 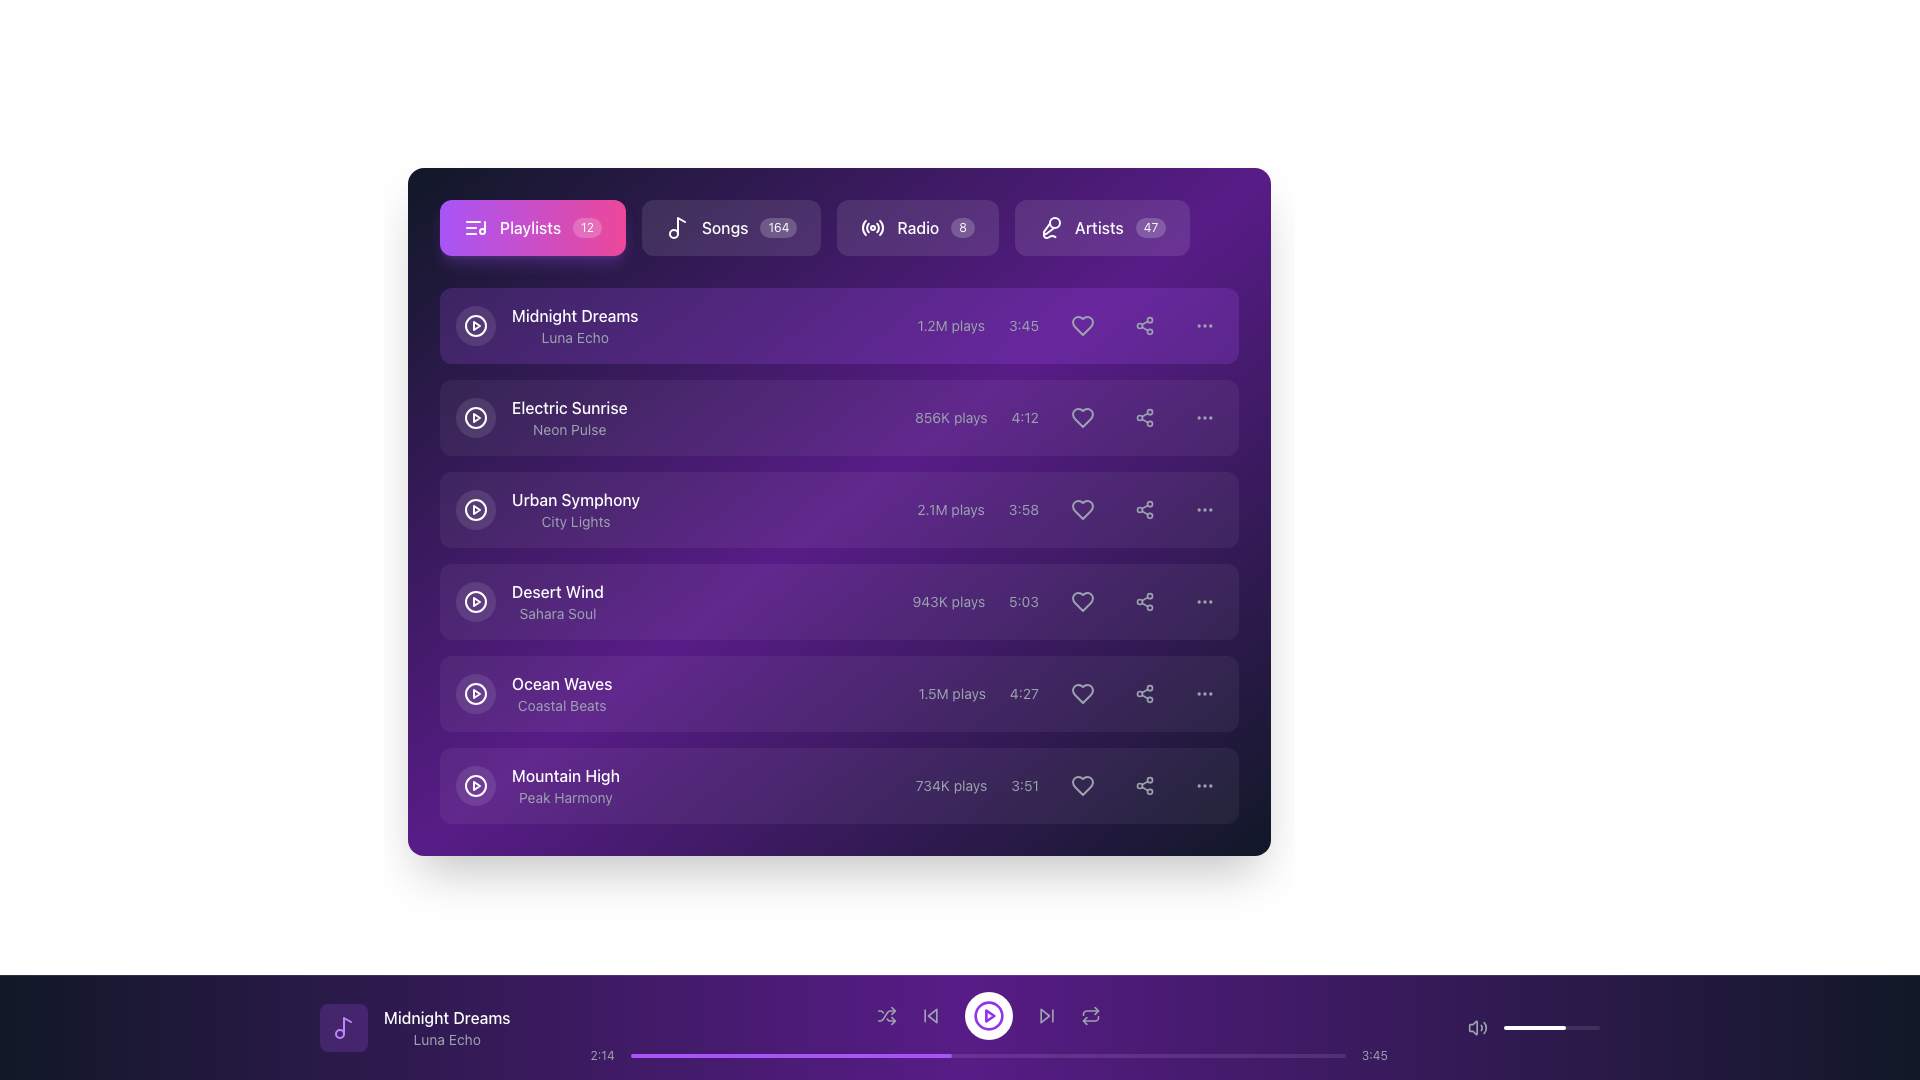 What do you see at coordinates (1145, 693) in the screenshot?
I see `the sharing icon located in the fourth row of the playlist interface, on the far right, adjacent to the heart icon, to share the 'Ocean Waves' track` at bounding box center [1145, 693].